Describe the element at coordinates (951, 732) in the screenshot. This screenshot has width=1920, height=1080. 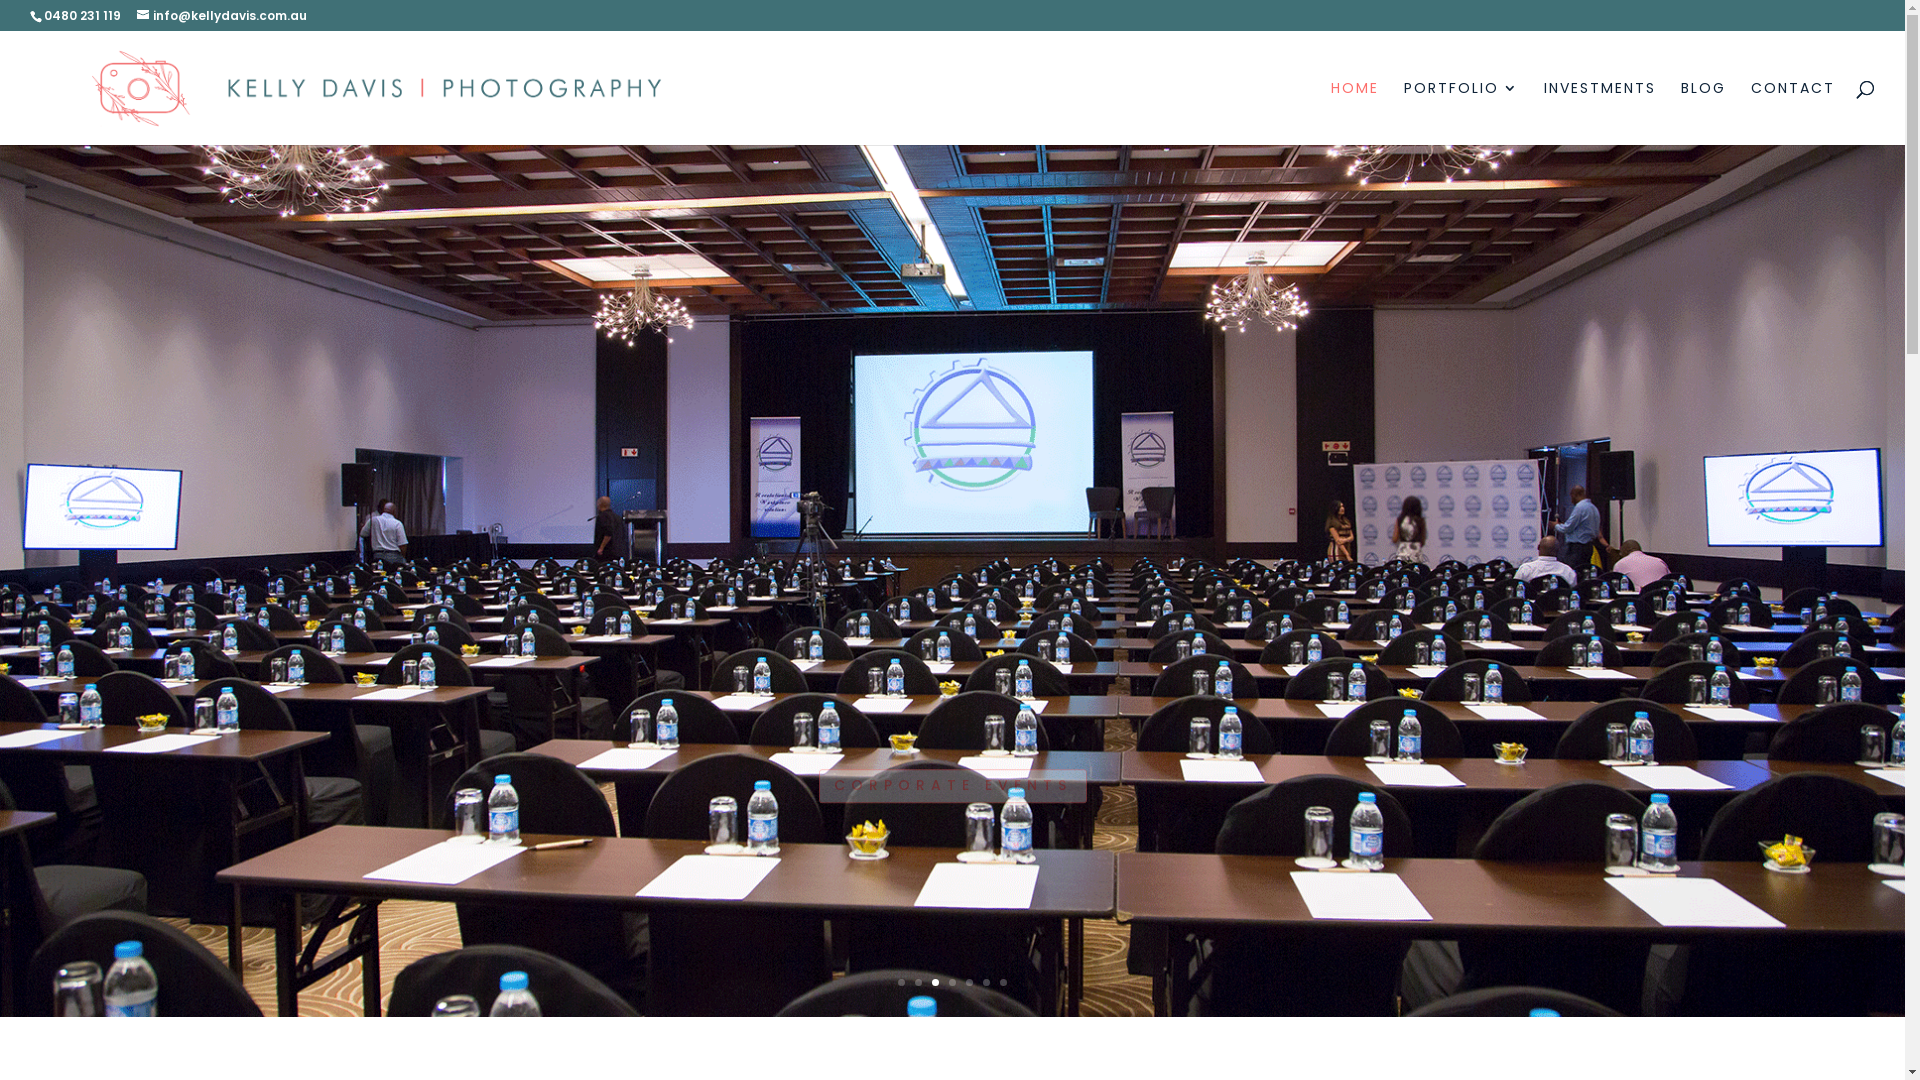
I see `'WEDDINGS'` at that location.